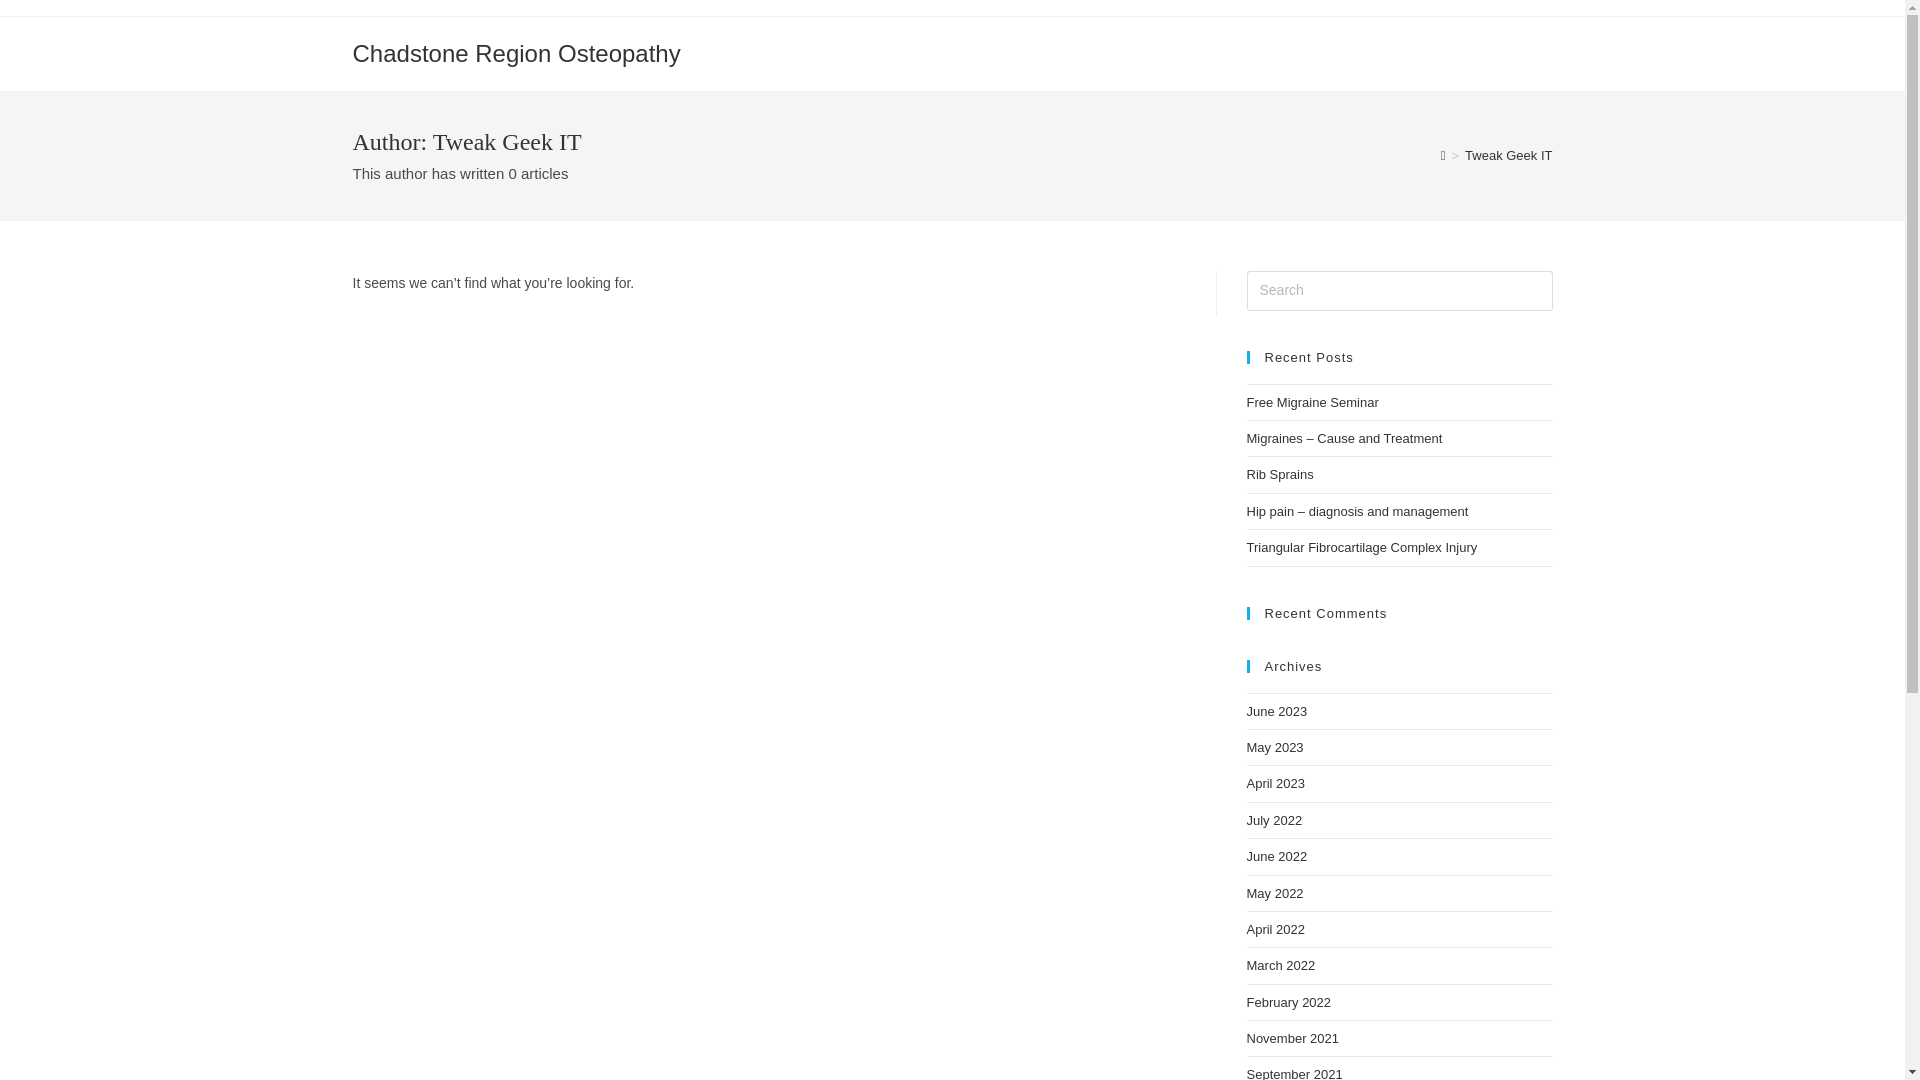 This screenshot has width=1920, height=1080. What do you see at coordinates (1288, 1002) in the screenshot?
I see `'February 2022'` at bounding box center [1288, 1002].